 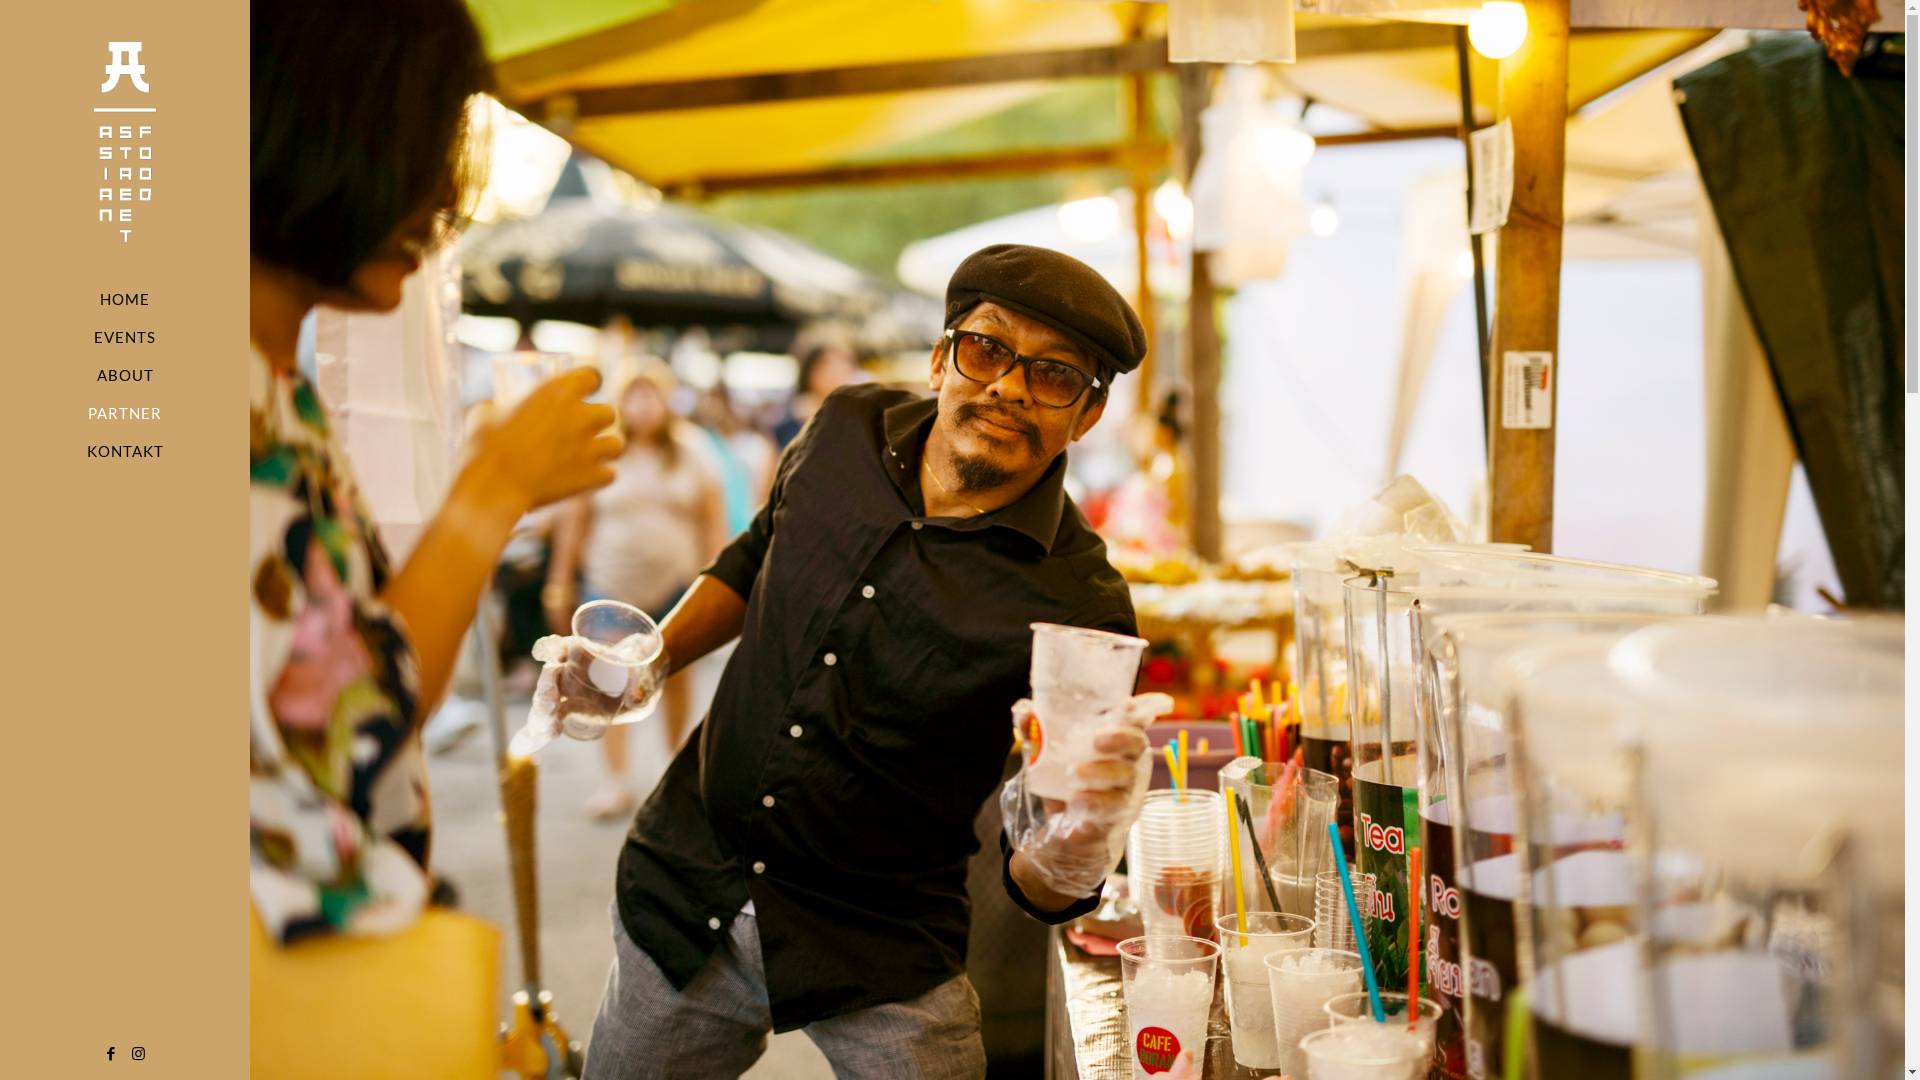 I want to click on 'Facebook', so click(x=110, y=1052).